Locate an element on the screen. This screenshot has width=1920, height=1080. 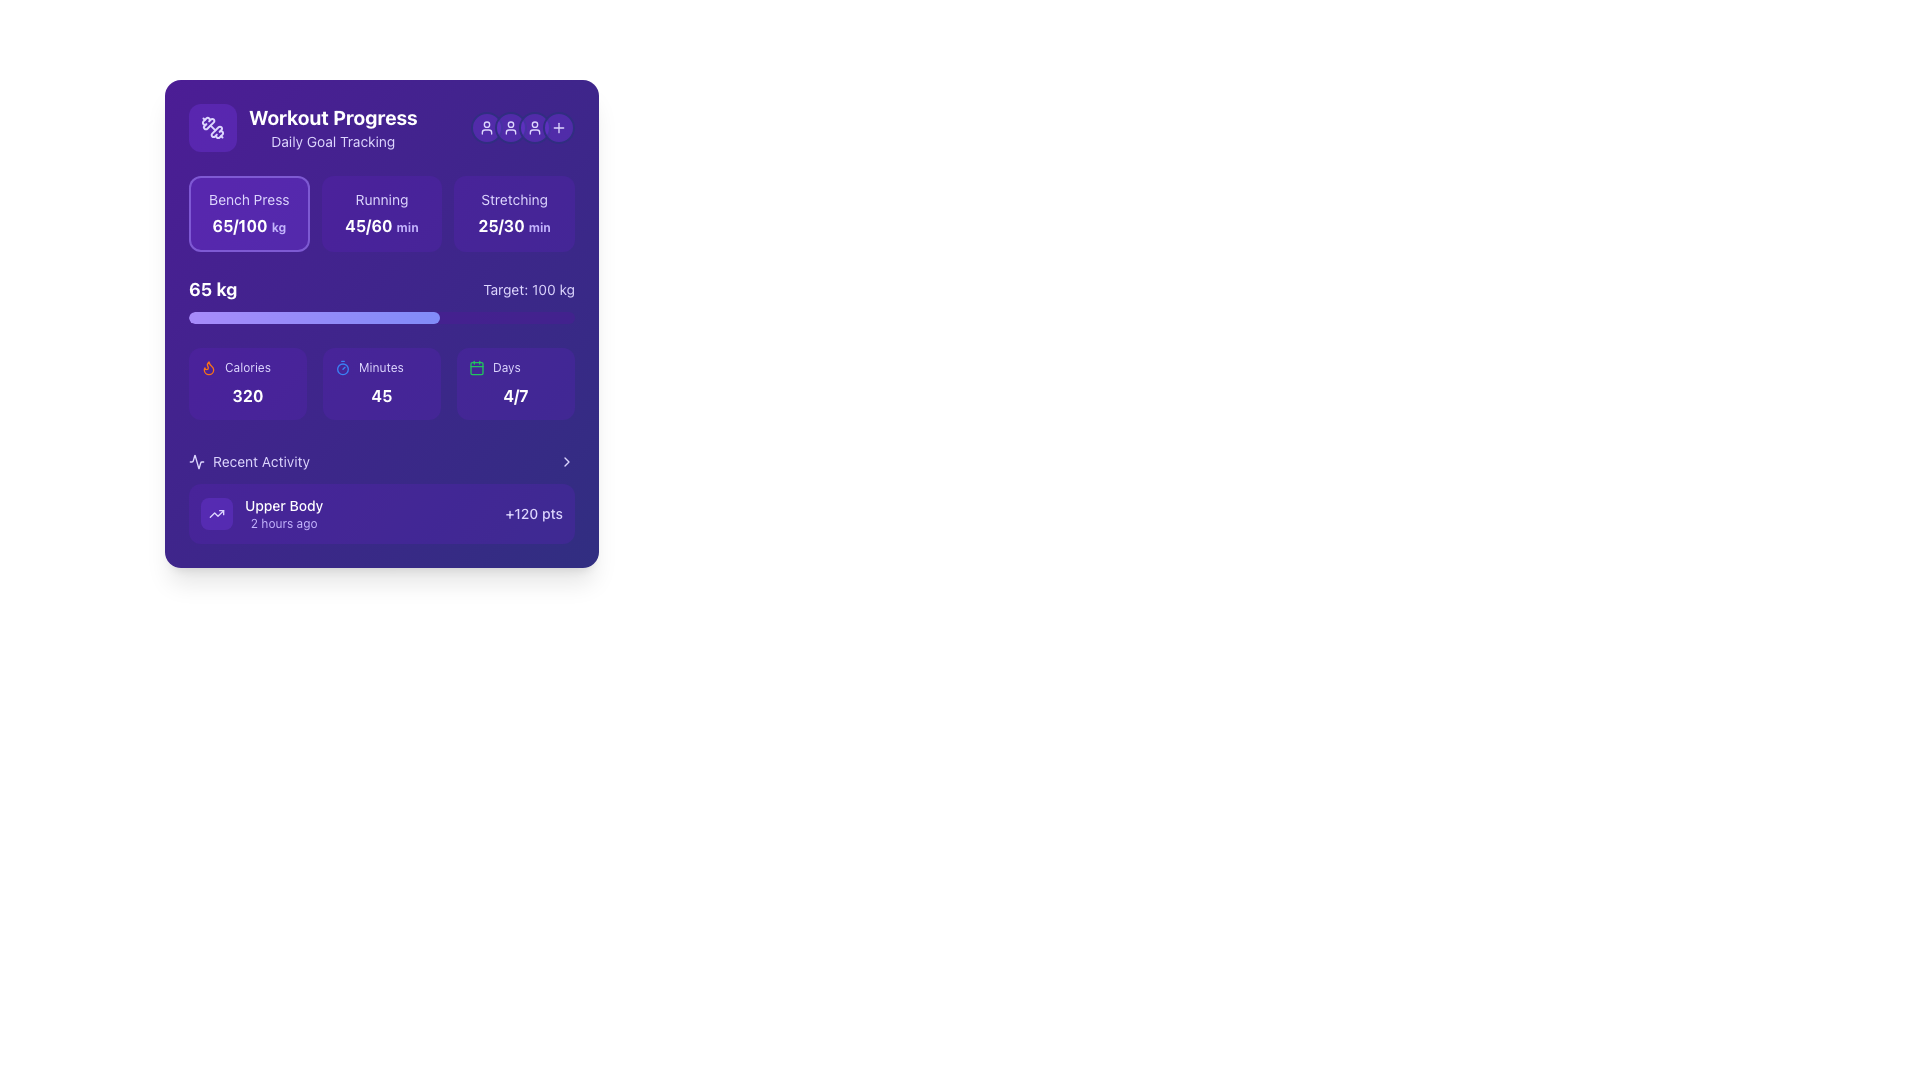
the decorative graphic shaped like twisted paths, filled with a violet hue, located in the upper left portion of the 'Workout Progress' card is located at coordinates (208, 123).